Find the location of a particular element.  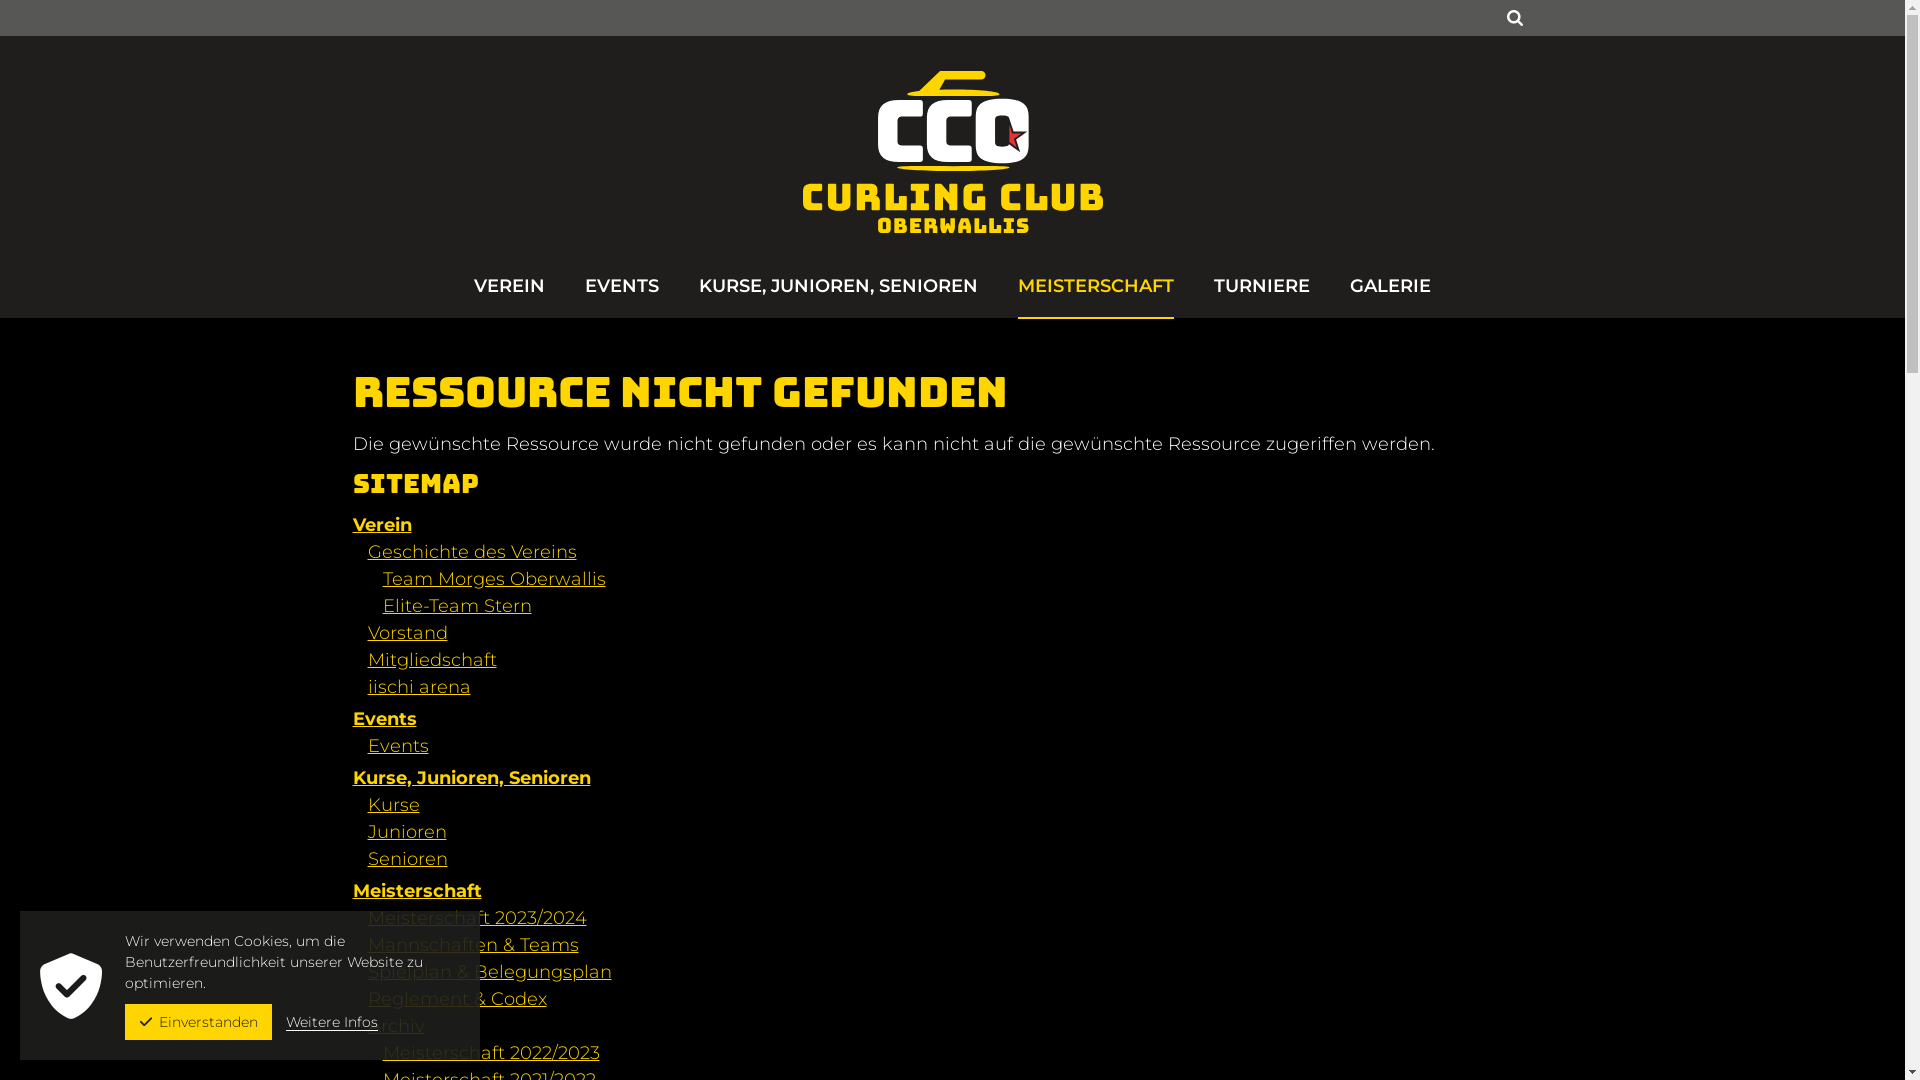

'Mannschaften & Teams' is located at coordinates (472, 945).